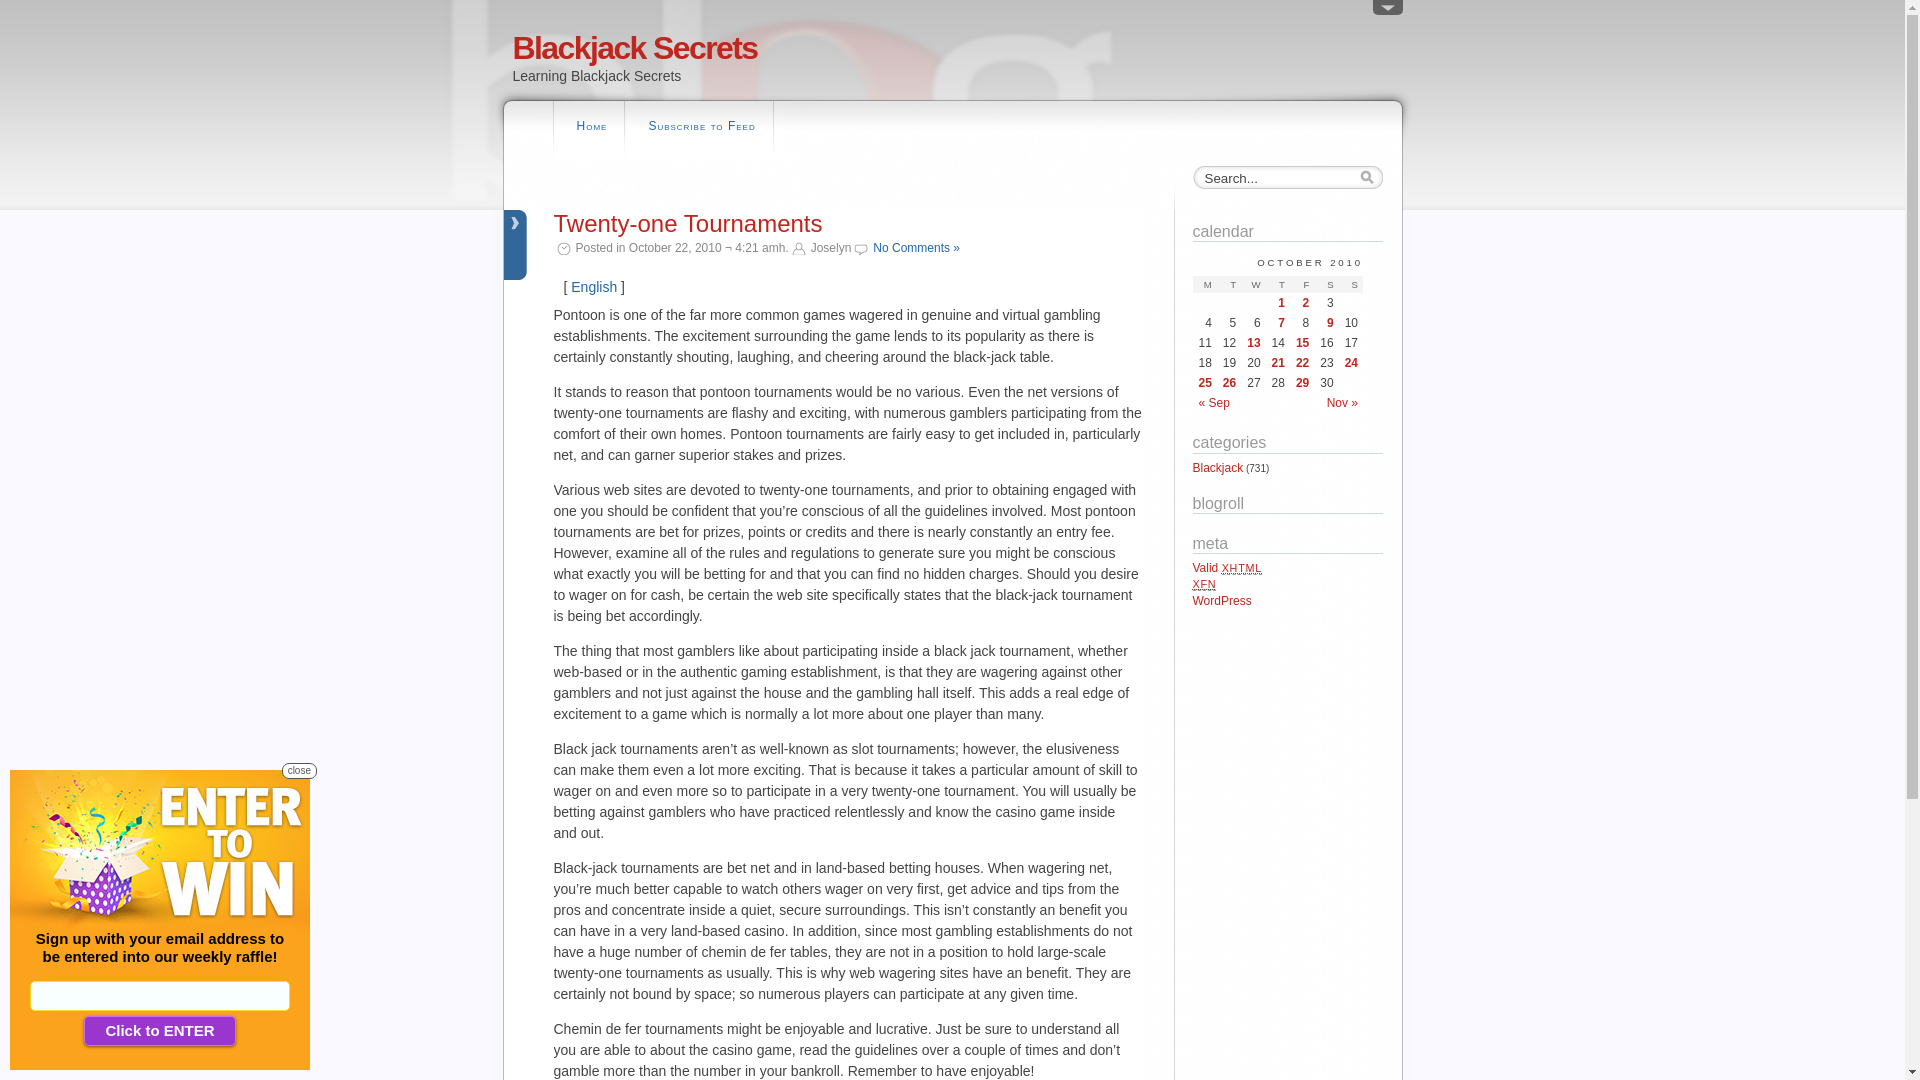 This screenshot has width=1920, height=1080. I want to click on 'Users', so click(1386, 11).